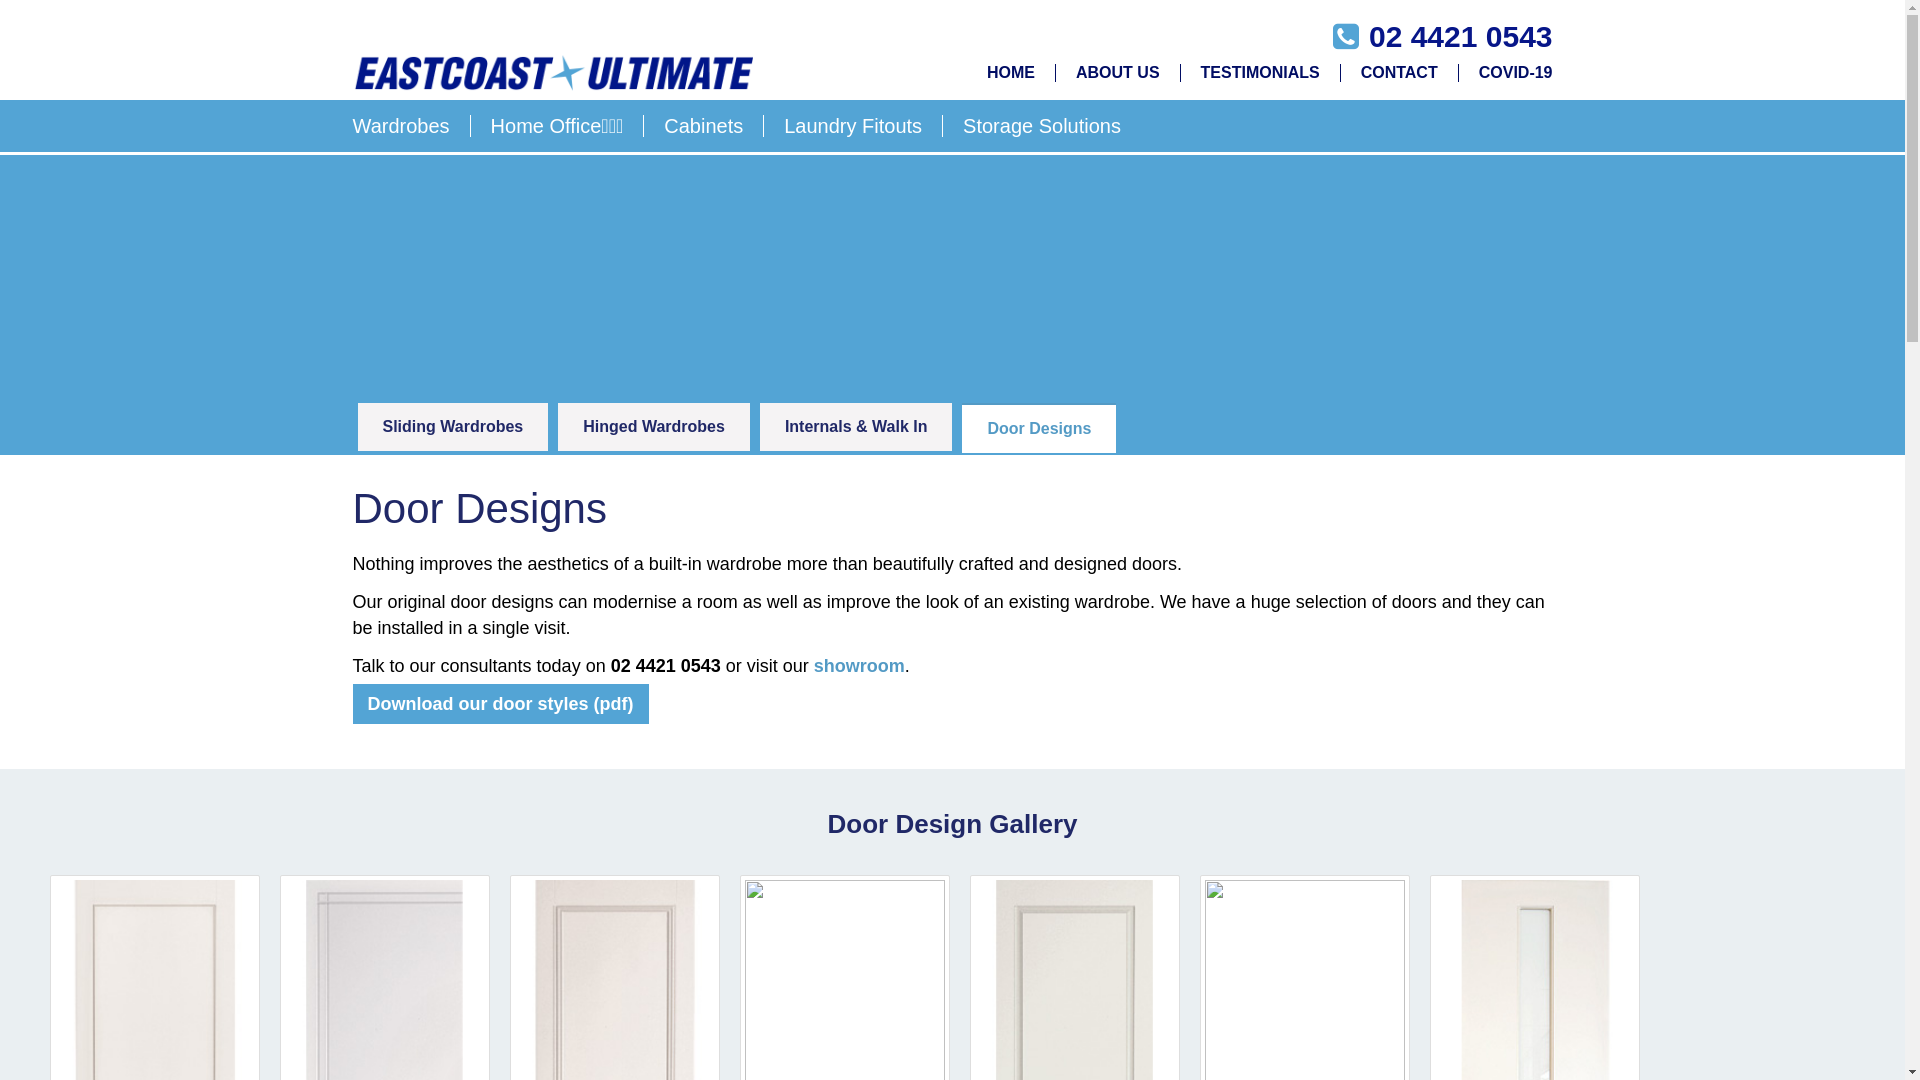 This screenshot has height=1080, width=1920. What do you see at coordinates (499, 703) in the screenshot?
I see `'Download our door styles (pdf)'` at bounding box center [499, 703].